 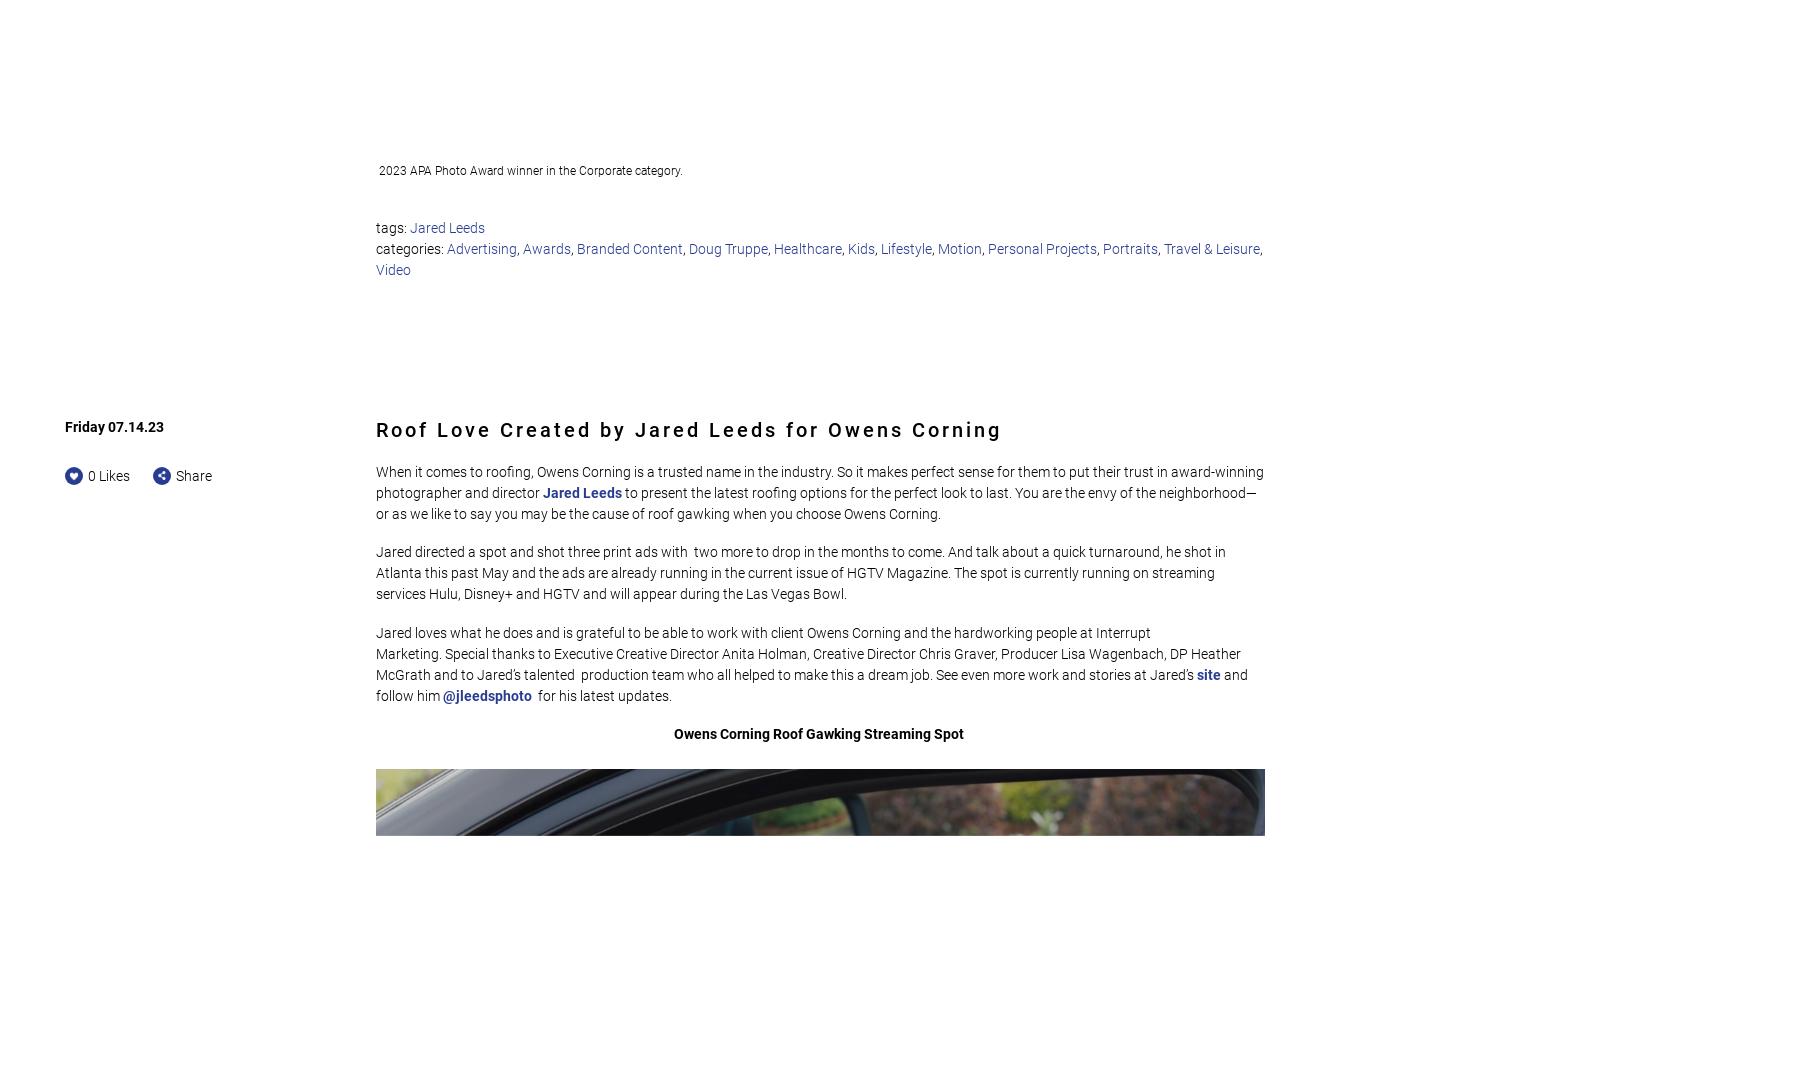 What do you see at coordinates (411, 248) in the screenshot?
I see `'categories:'` at bounding box center [411, 248].